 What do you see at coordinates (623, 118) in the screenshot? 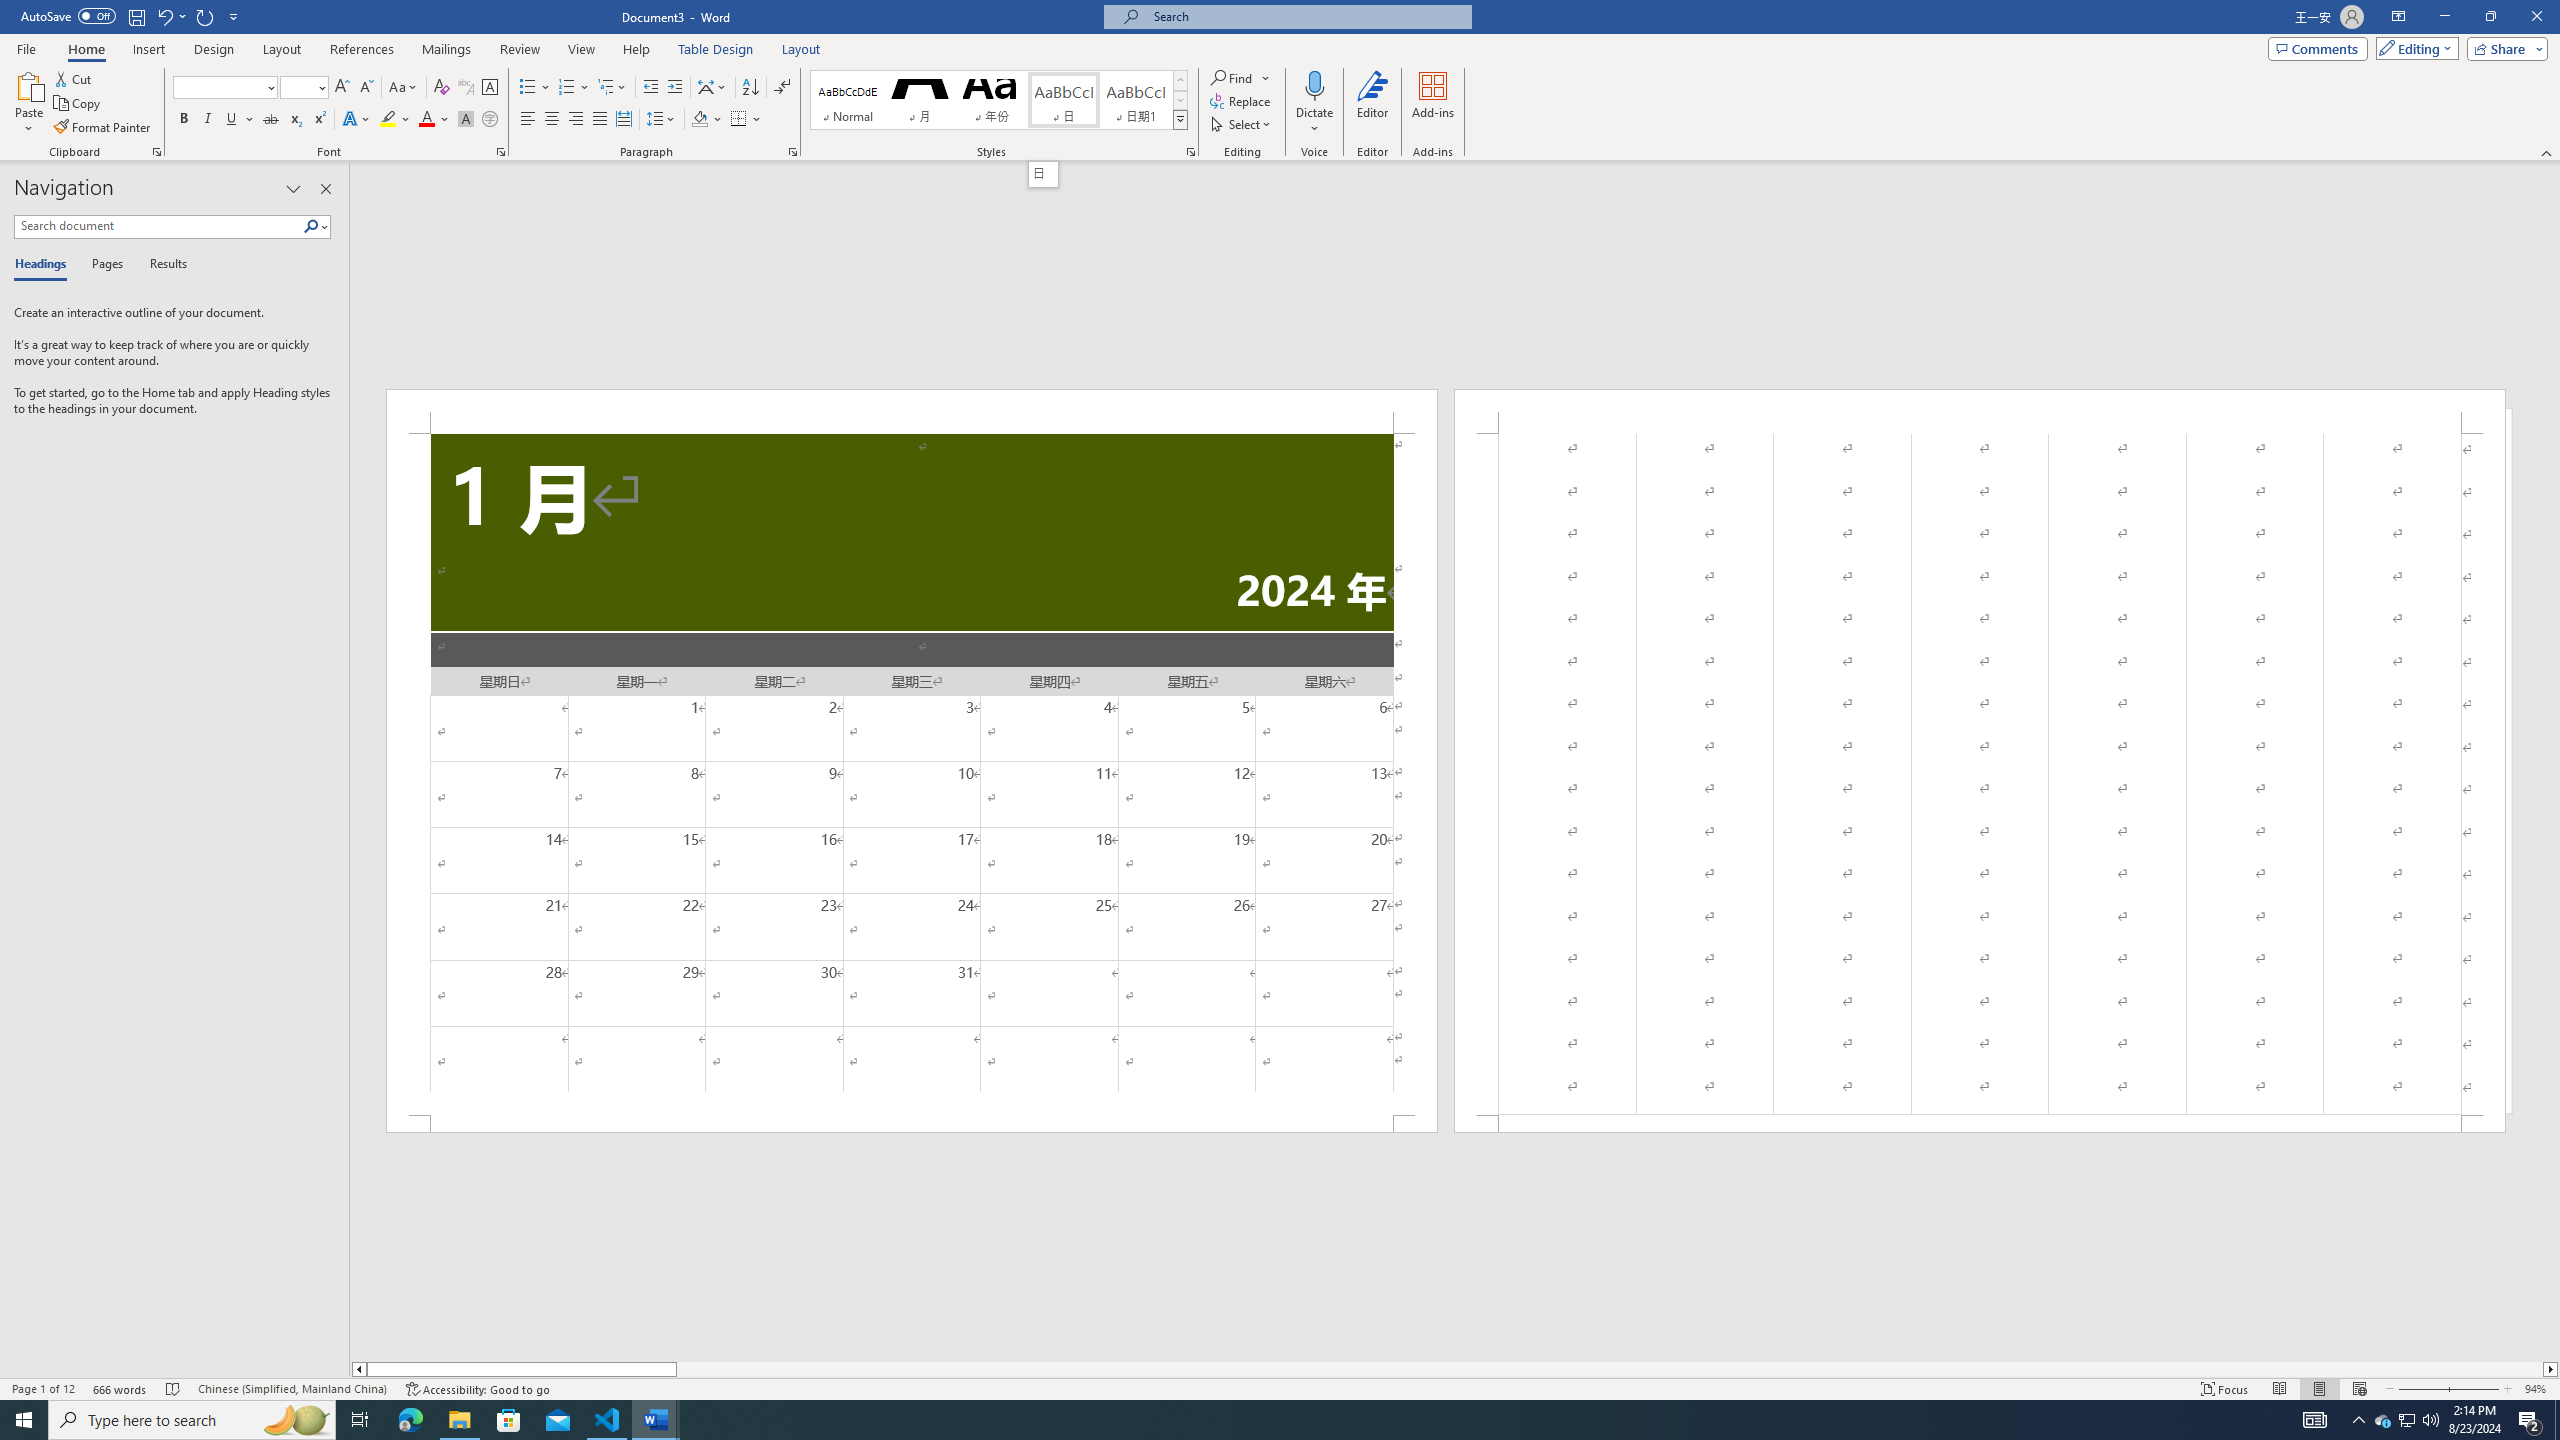
I see `'Distributed'` at bounding box center [623, 118].